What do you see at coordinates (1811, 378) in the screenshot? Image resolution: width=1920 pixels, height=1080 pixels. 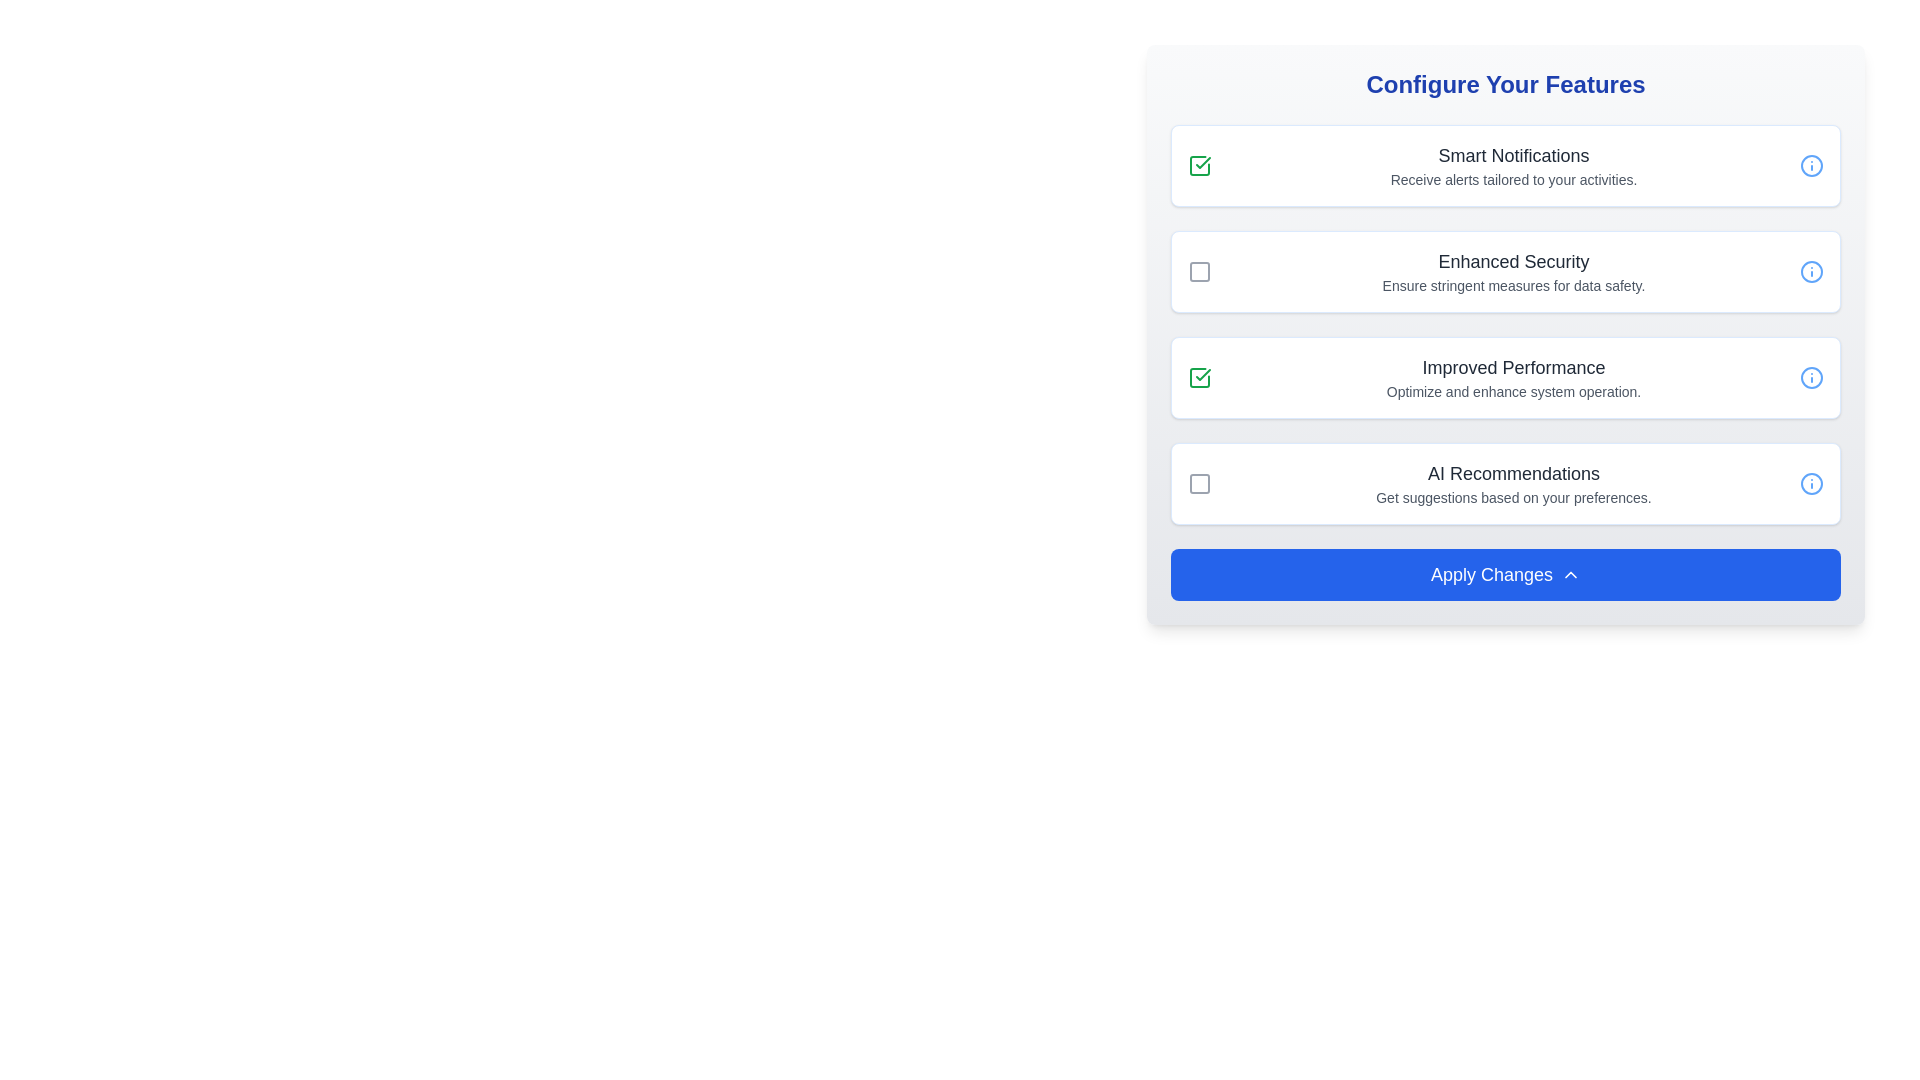 I see `the Circle SVG component of the 'info' icon, which provides additional information about the 'Improved Performance' feature` at bounding box center [1811, 378].